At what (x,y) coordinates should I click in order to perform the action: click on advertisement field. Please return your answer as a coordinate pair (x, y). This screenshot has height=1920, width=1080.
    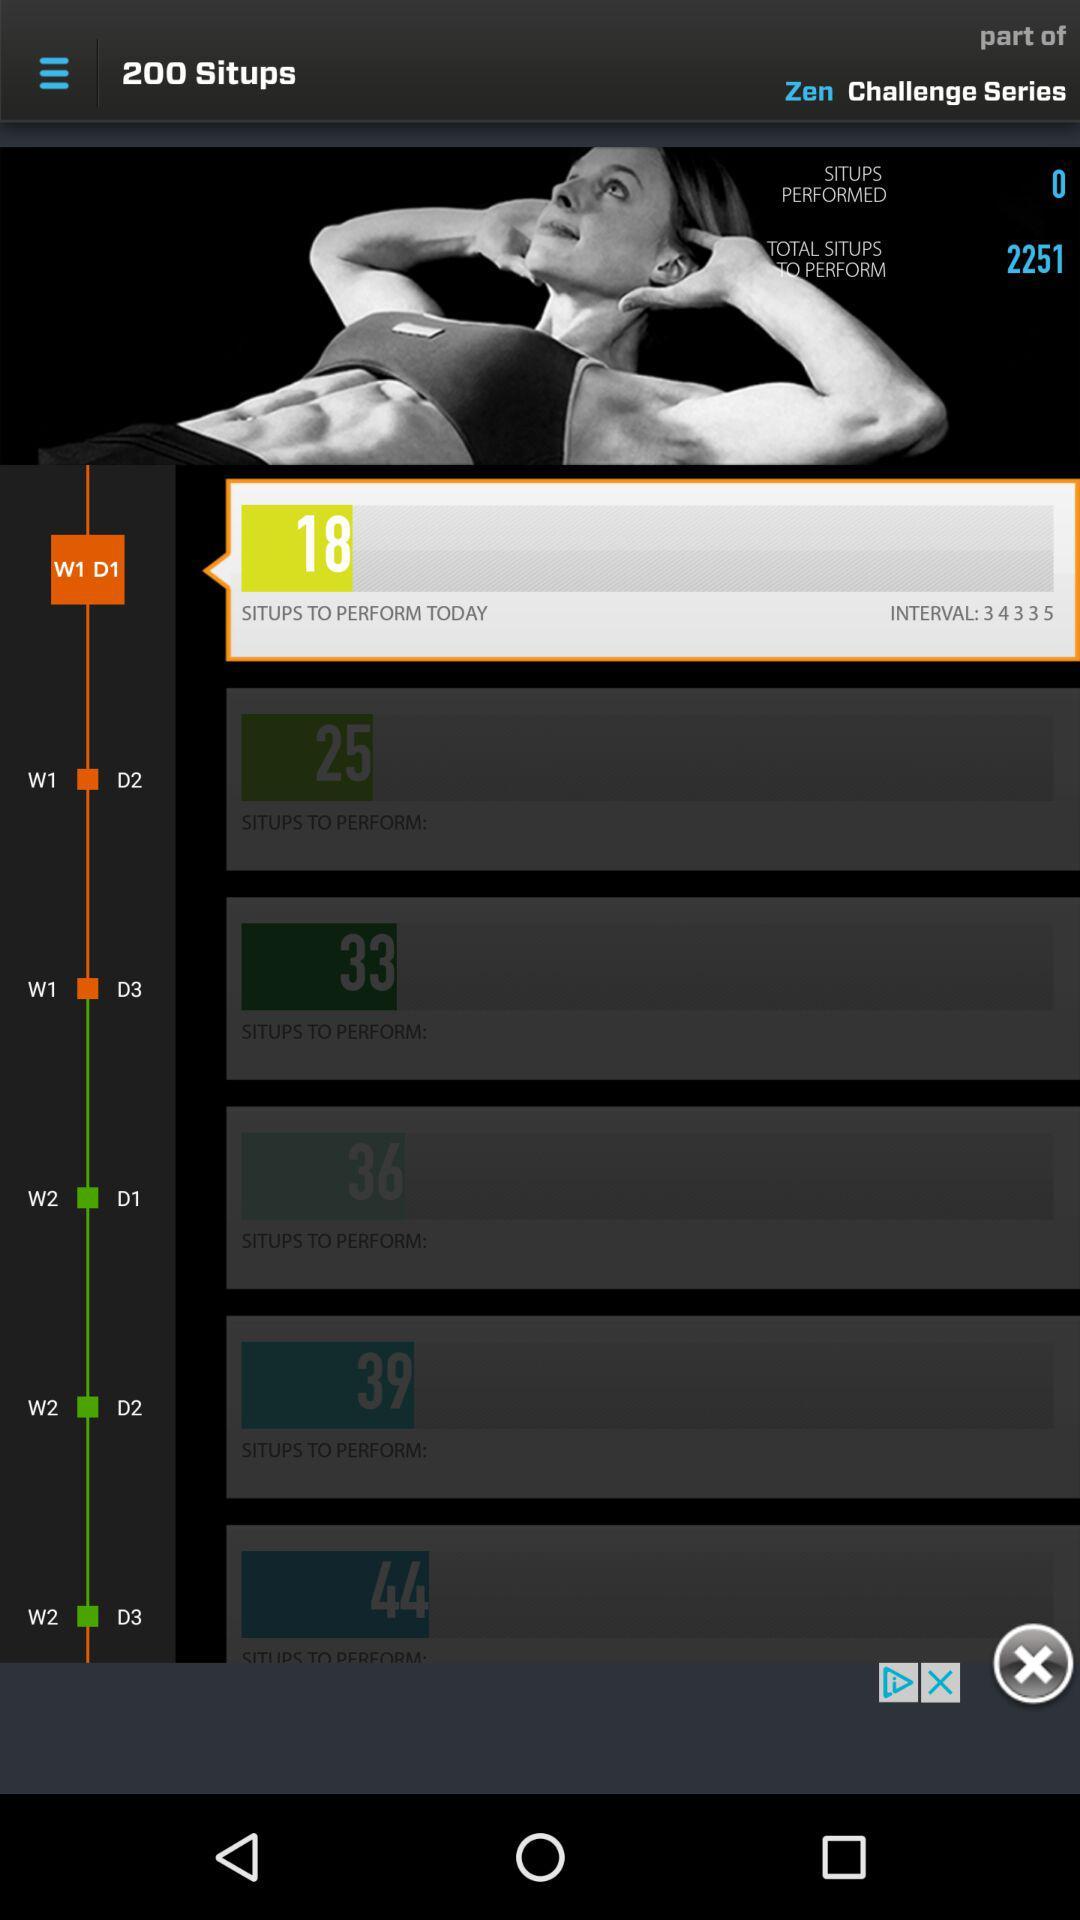
    Looking at the image, I should click on (540, 1727).